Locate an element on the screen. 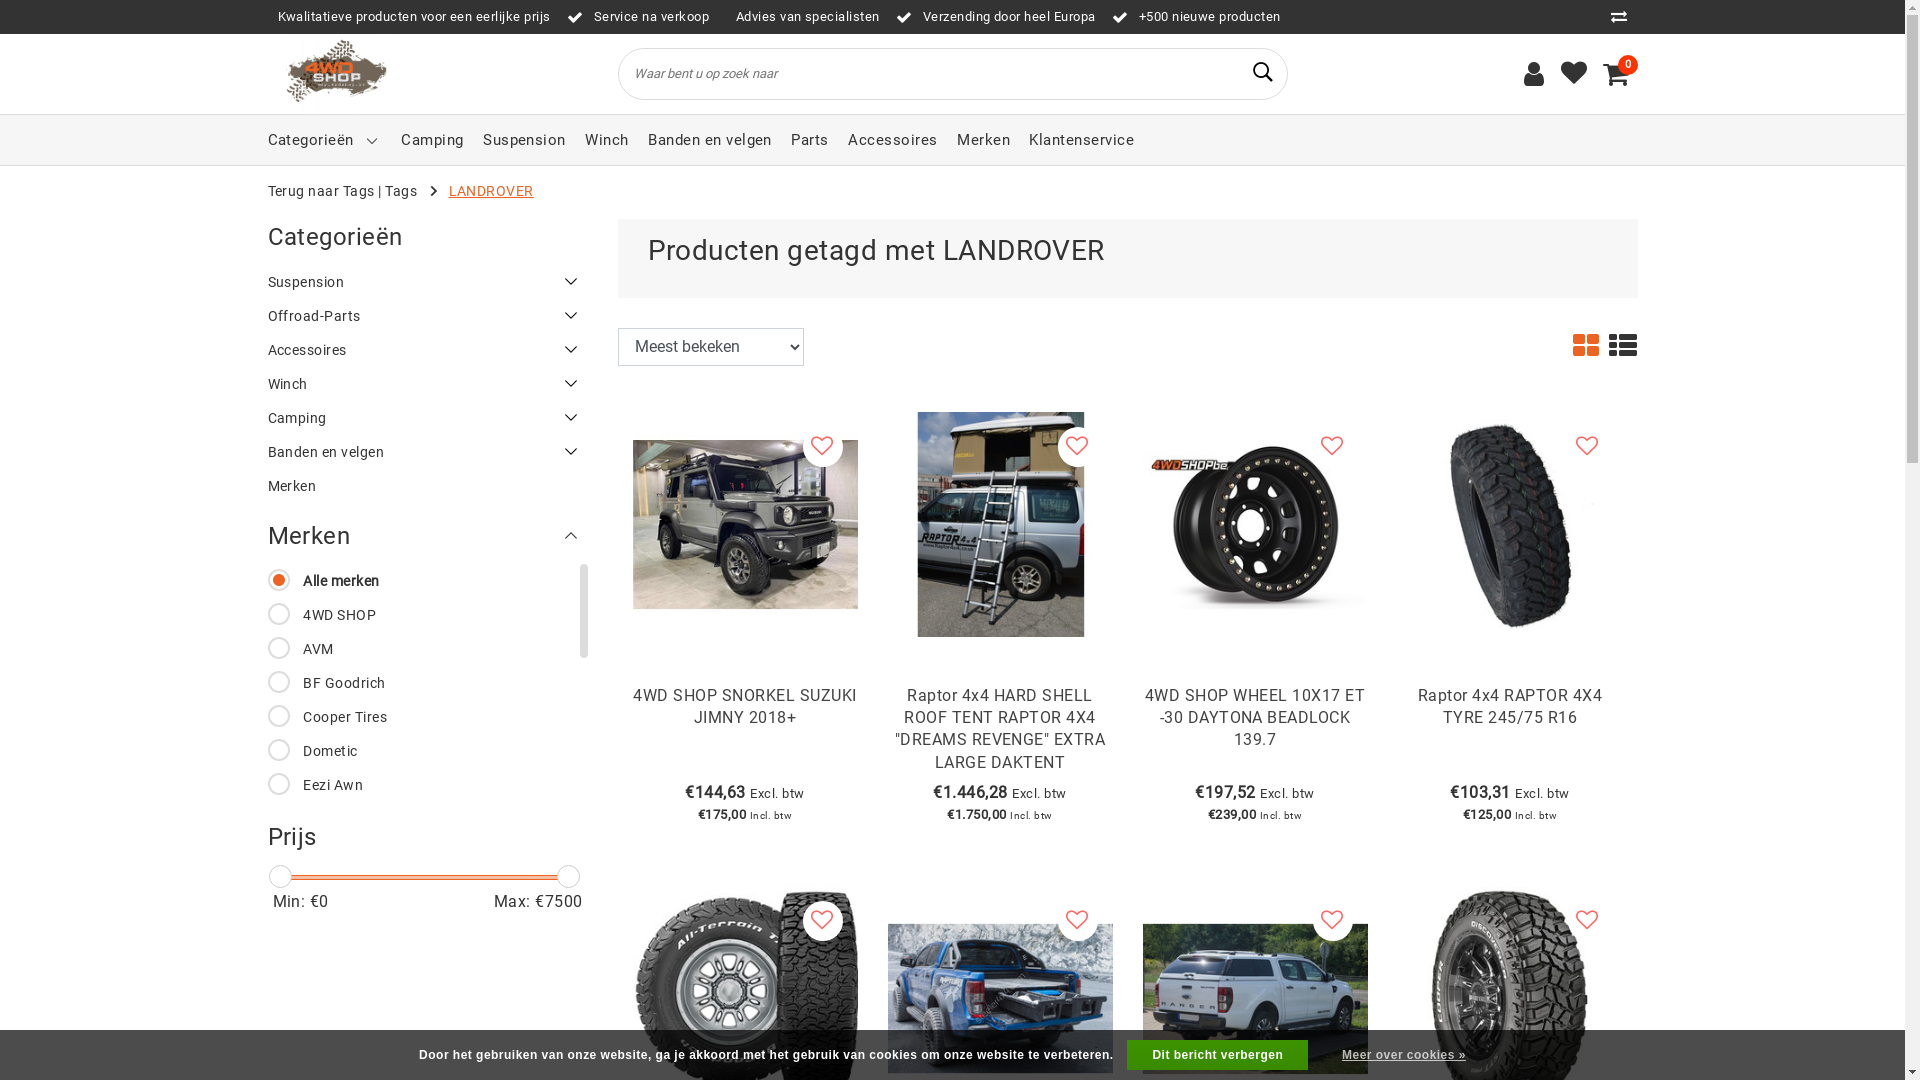  'Verlanglijst' is located at coordinates (1559, 72).